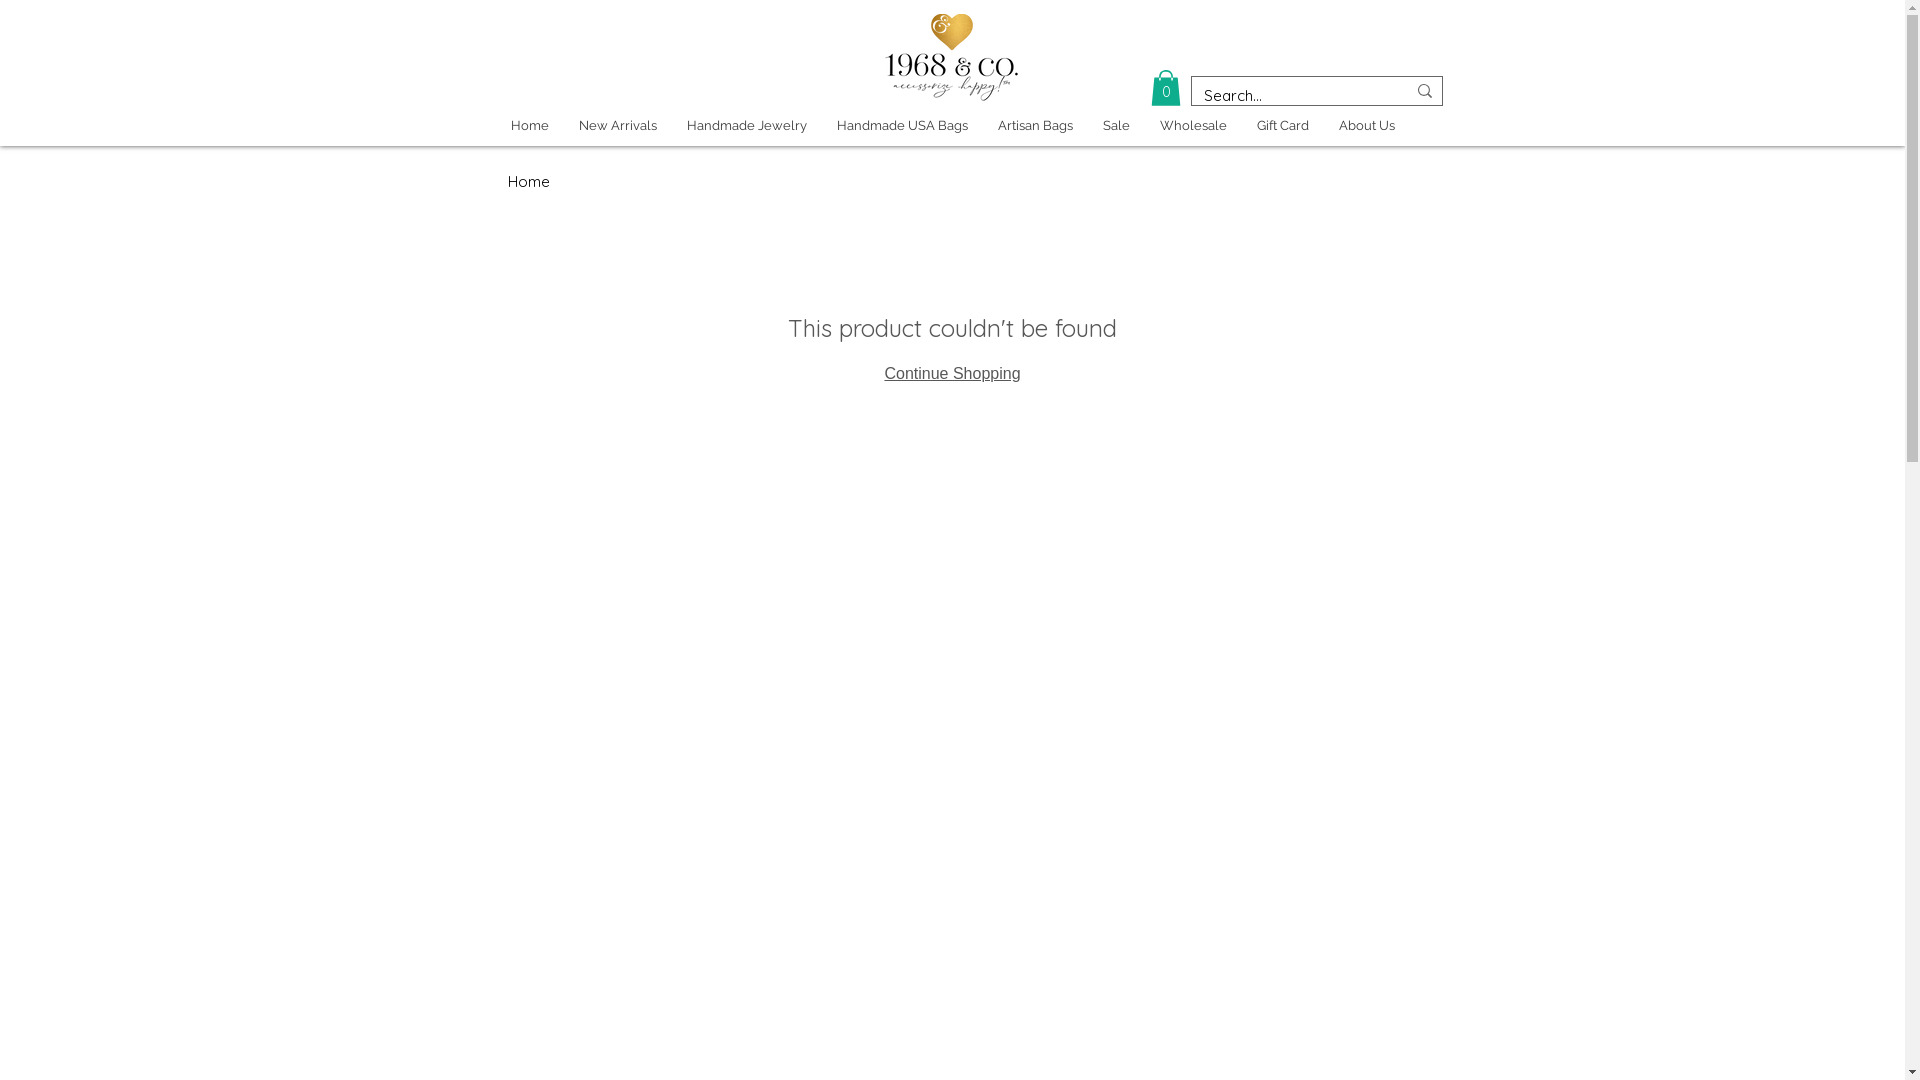 This screenshot has width=1920, height=1080. I want to click on 'Continue Shopping', so click(882, 373).